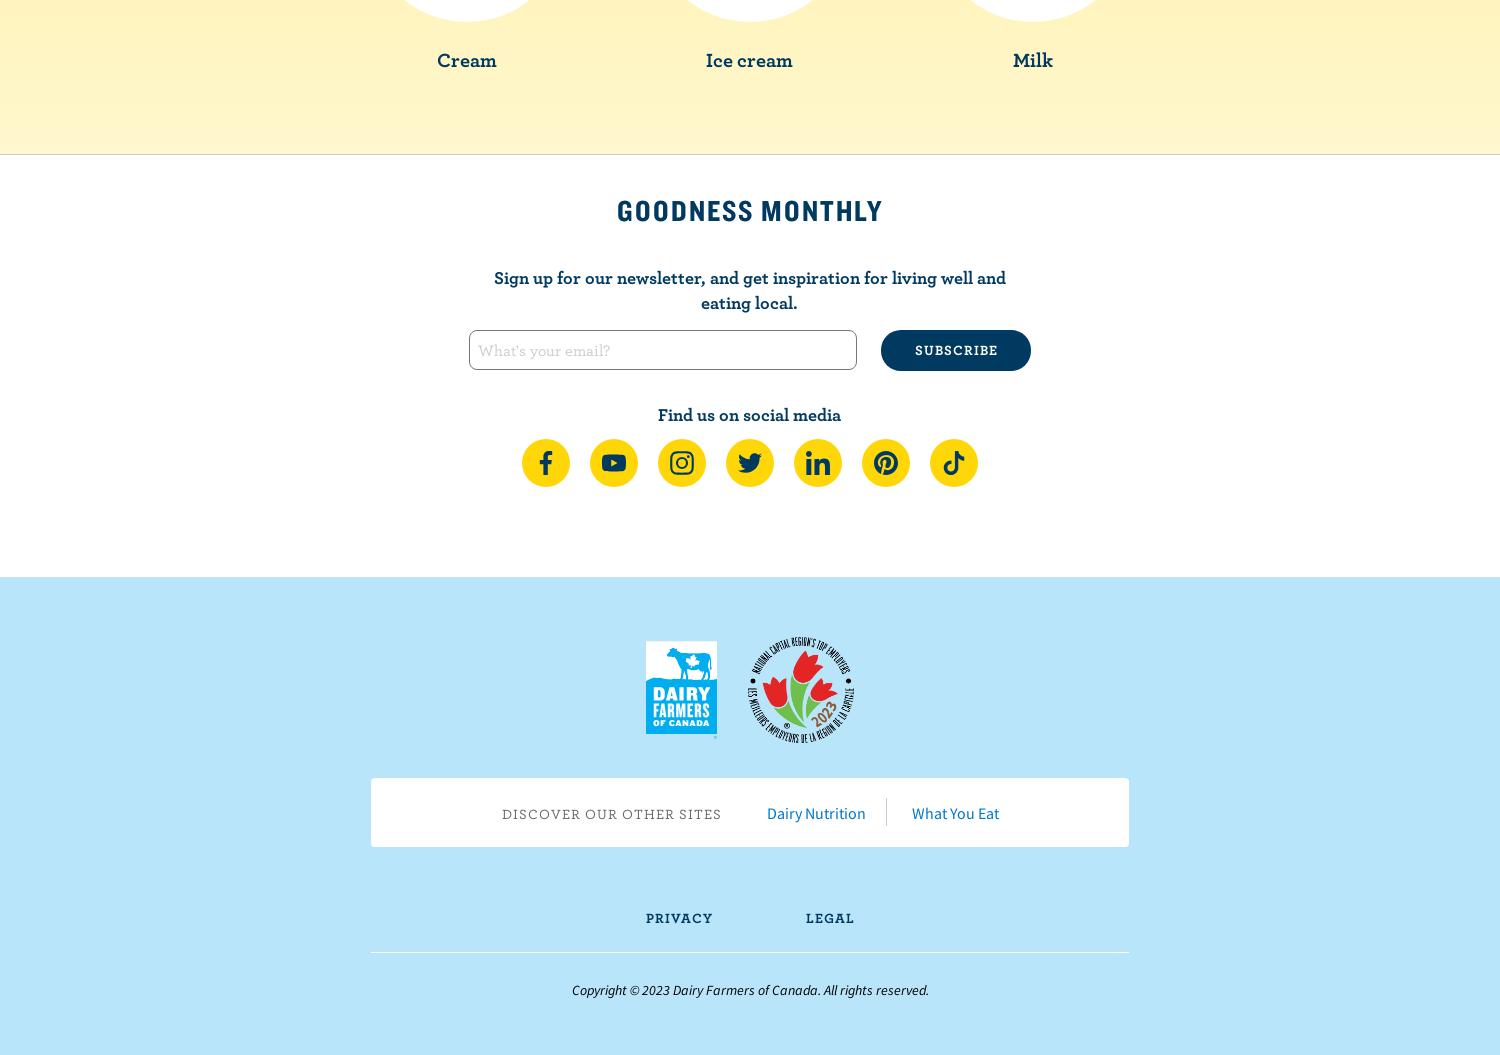  What do you see at coordinates (953, 811) in the screenshot?
I see `'What You Eat'` at bounding box center [953, 811].